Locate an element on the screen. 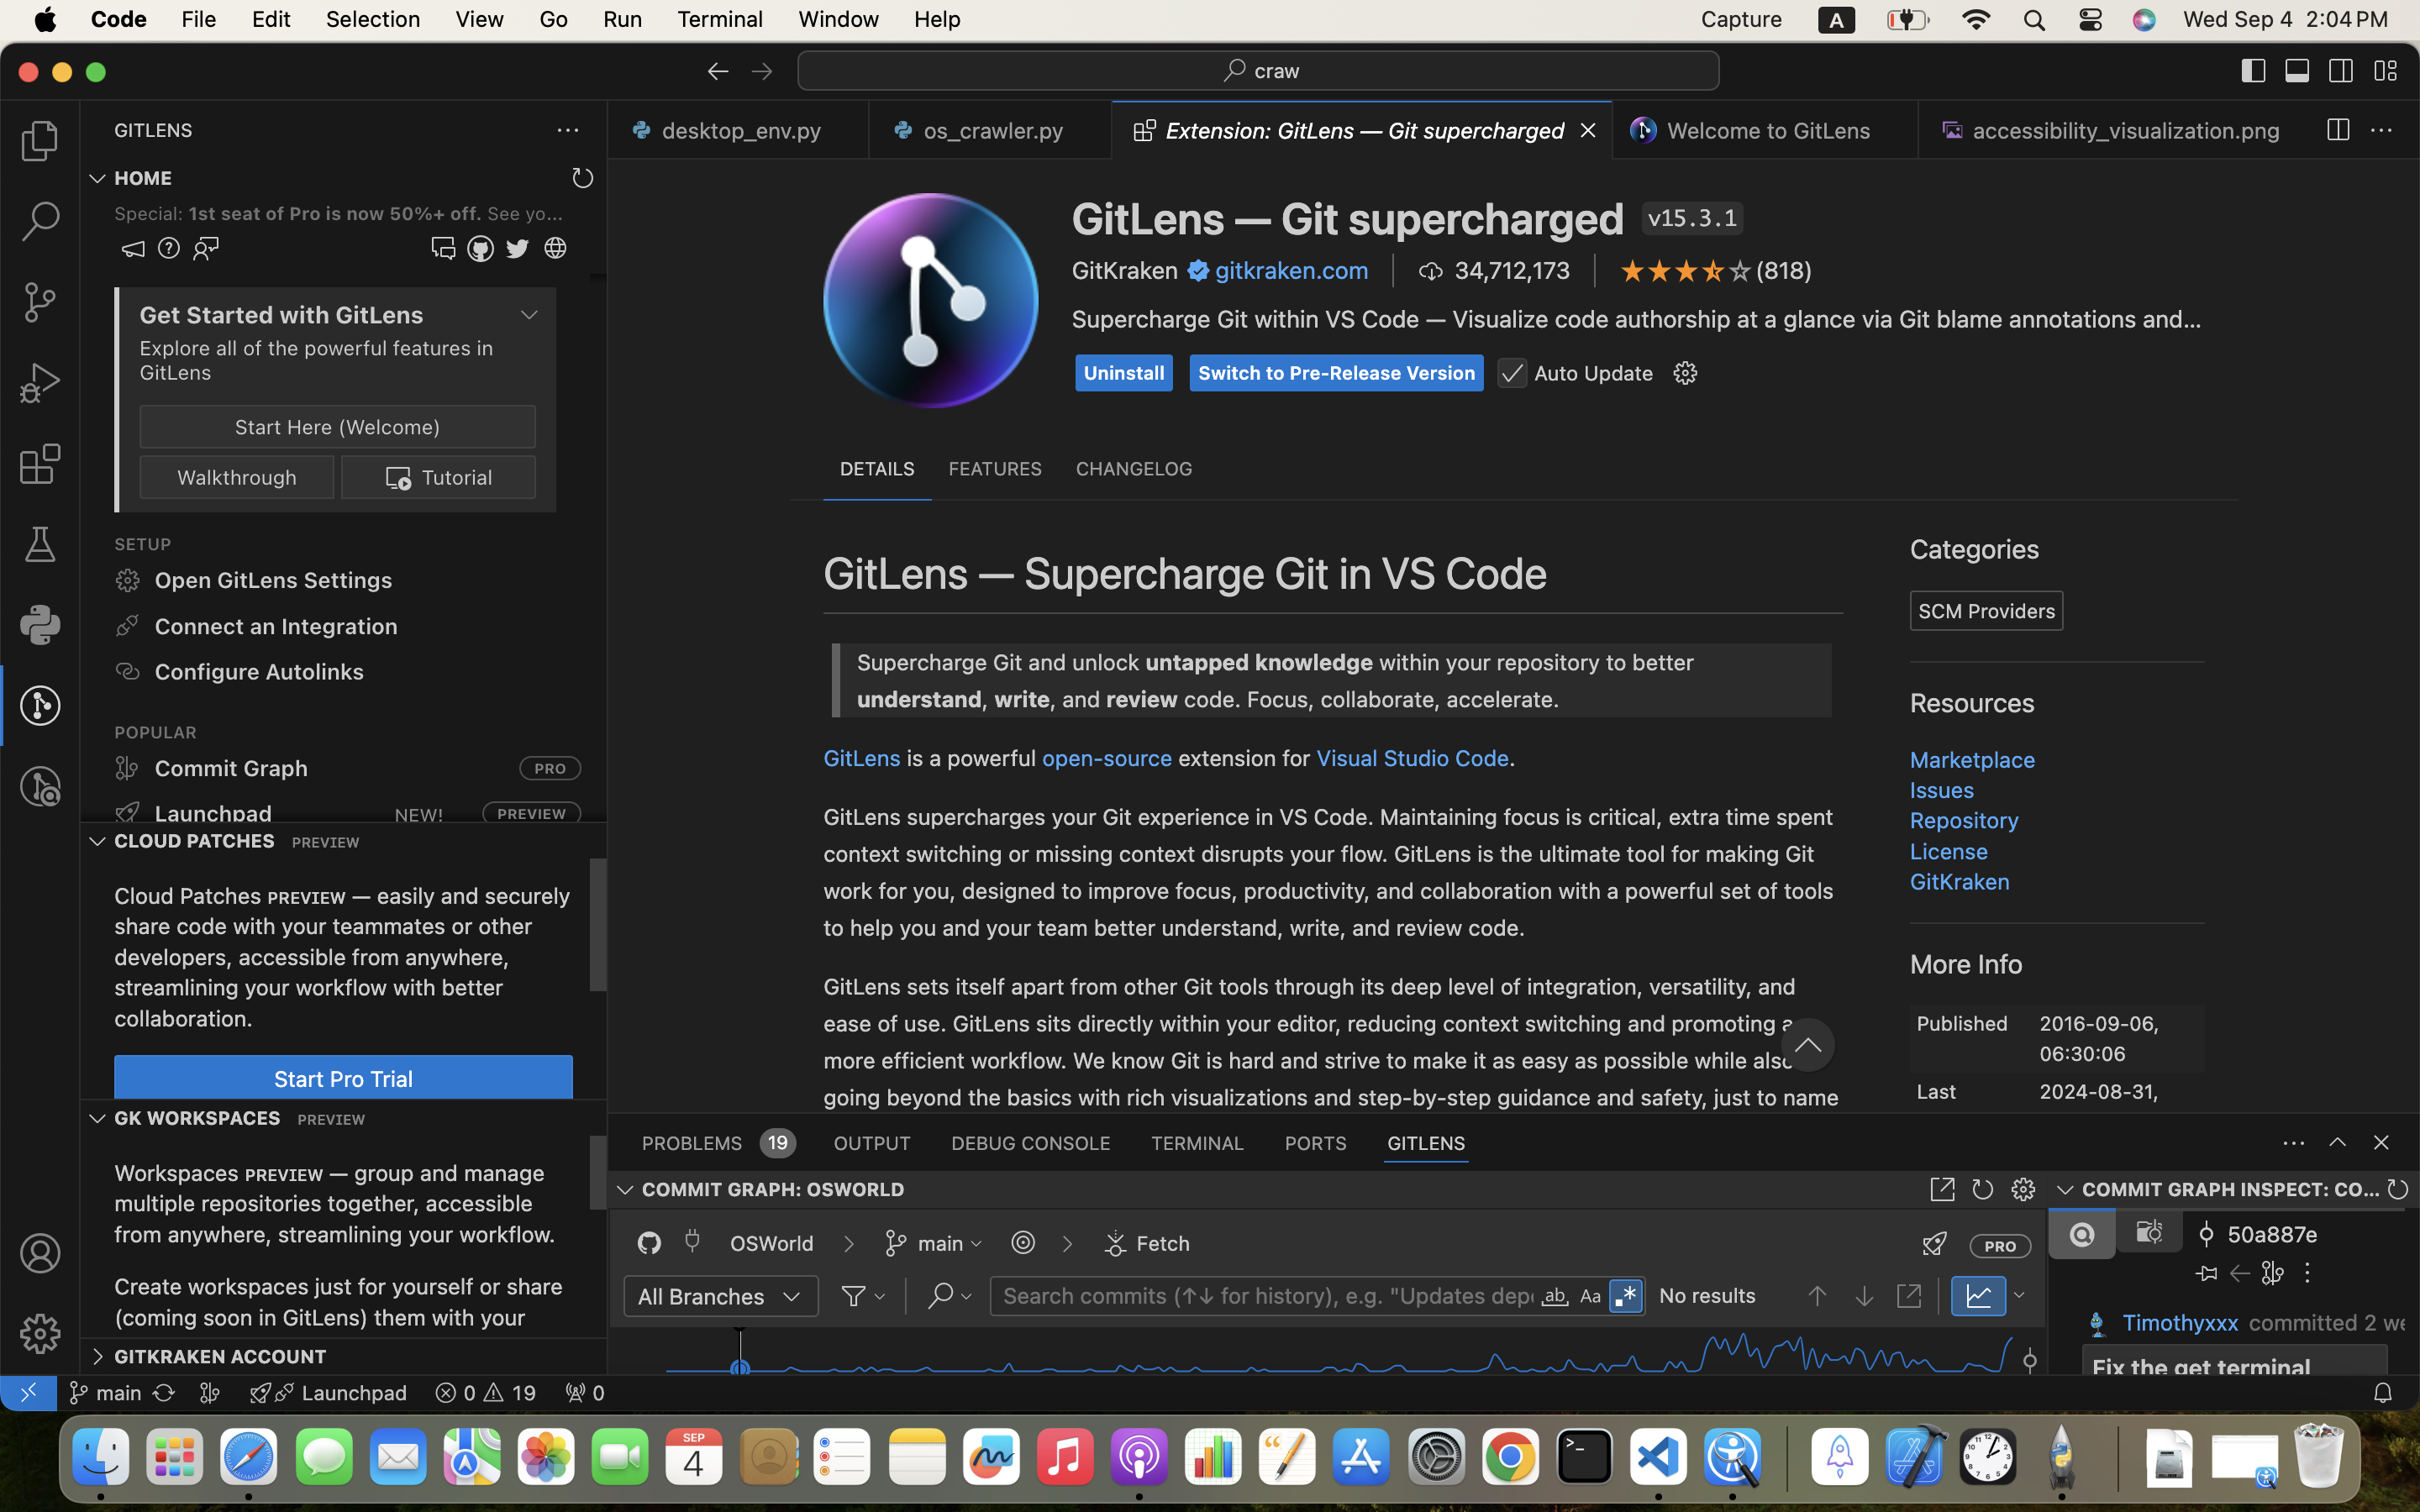  '0 PORTS' is located at coordinates (1317, 1142).